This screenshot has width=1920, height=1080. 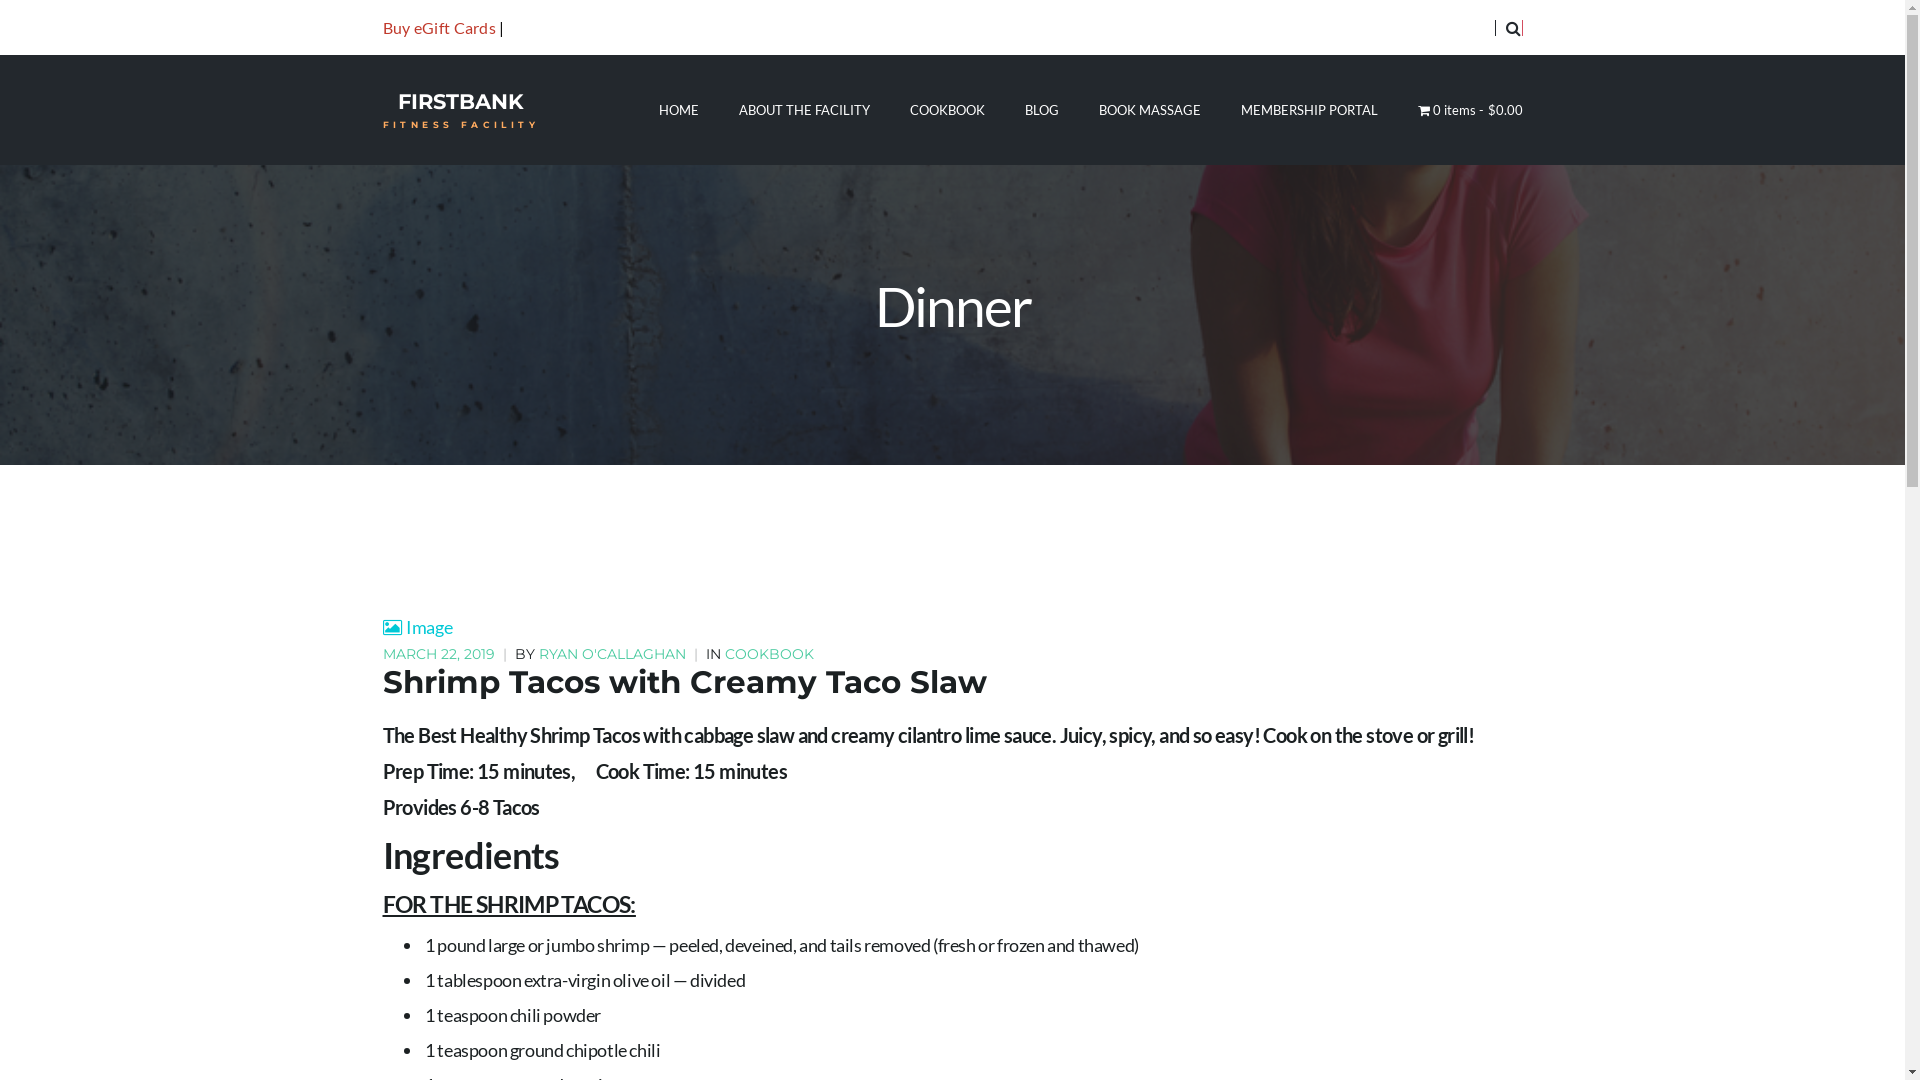 I want to click on 'Image', so click(x=416, y=626).